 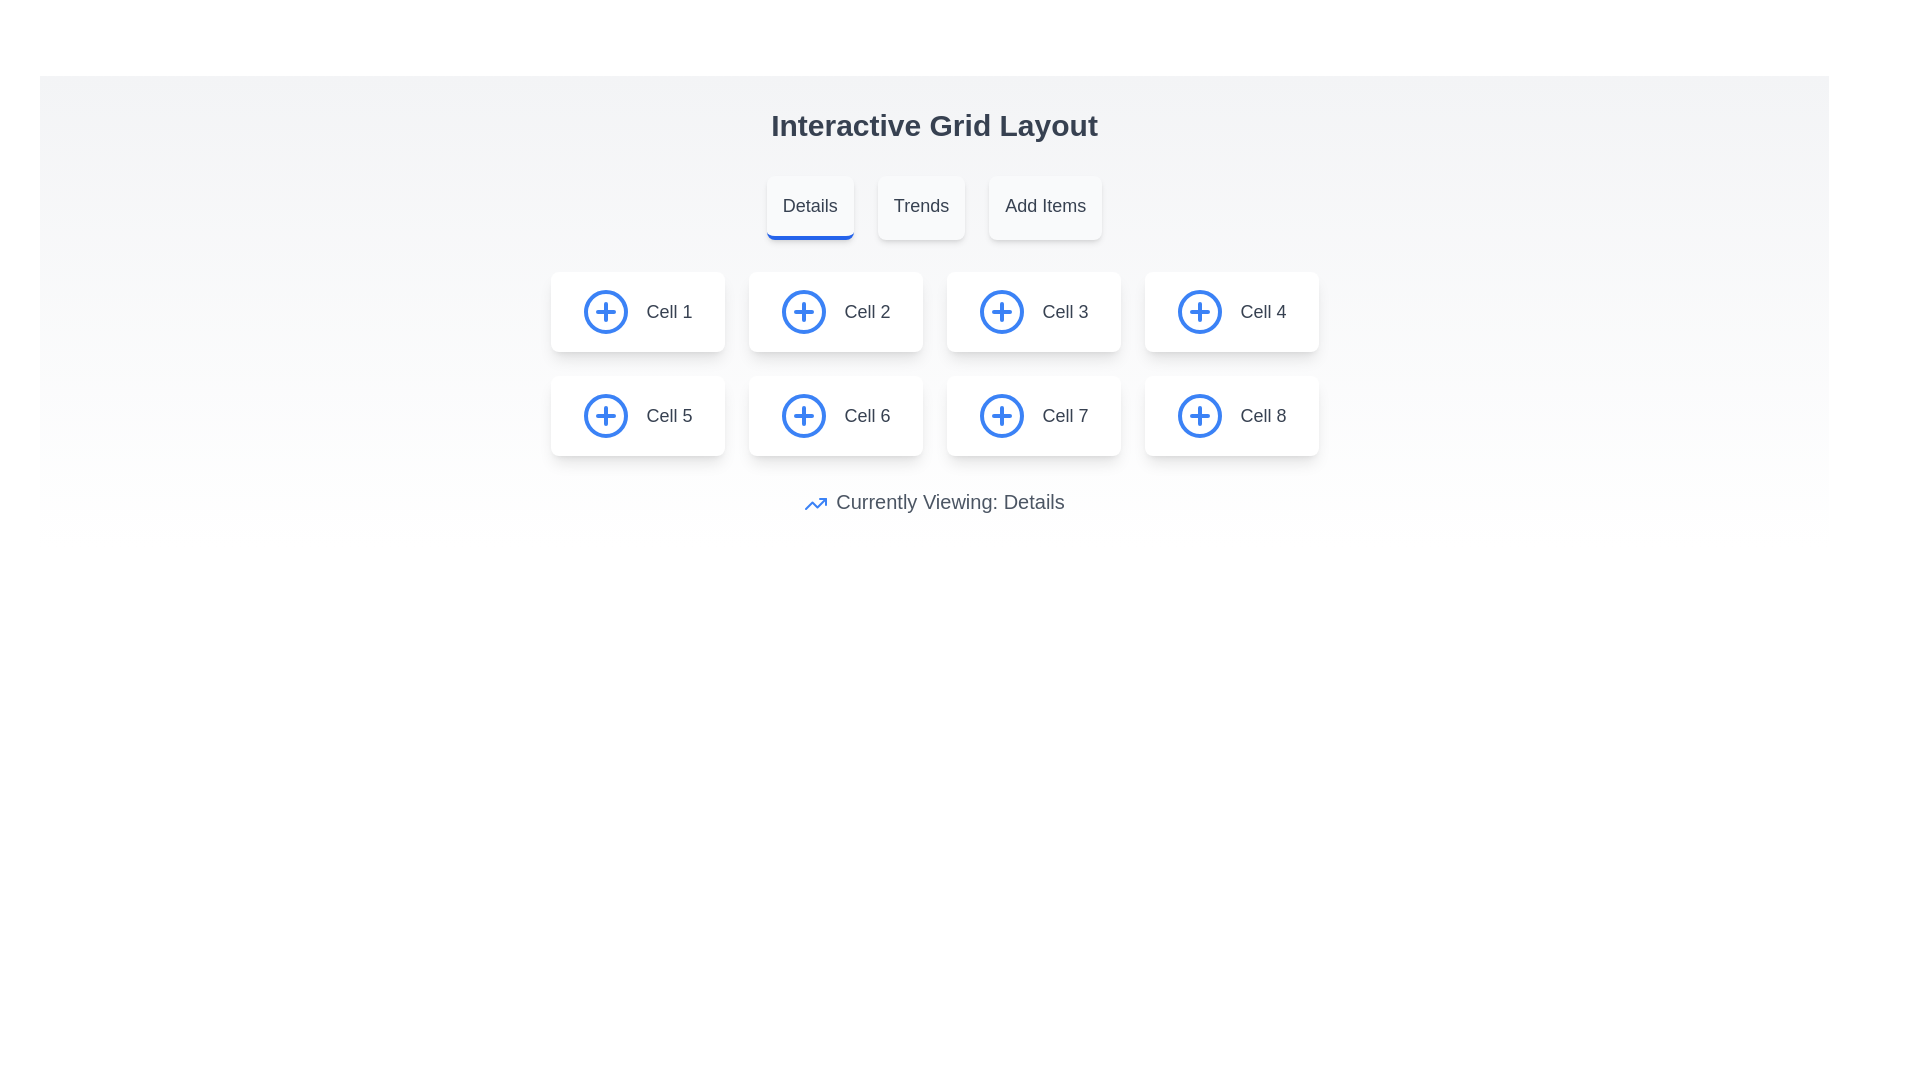 I want to click on the primary button located in the top-right cell of the grid layout, which is associated with the 'Cell 4' functionality, so click(x=1200, y=312).